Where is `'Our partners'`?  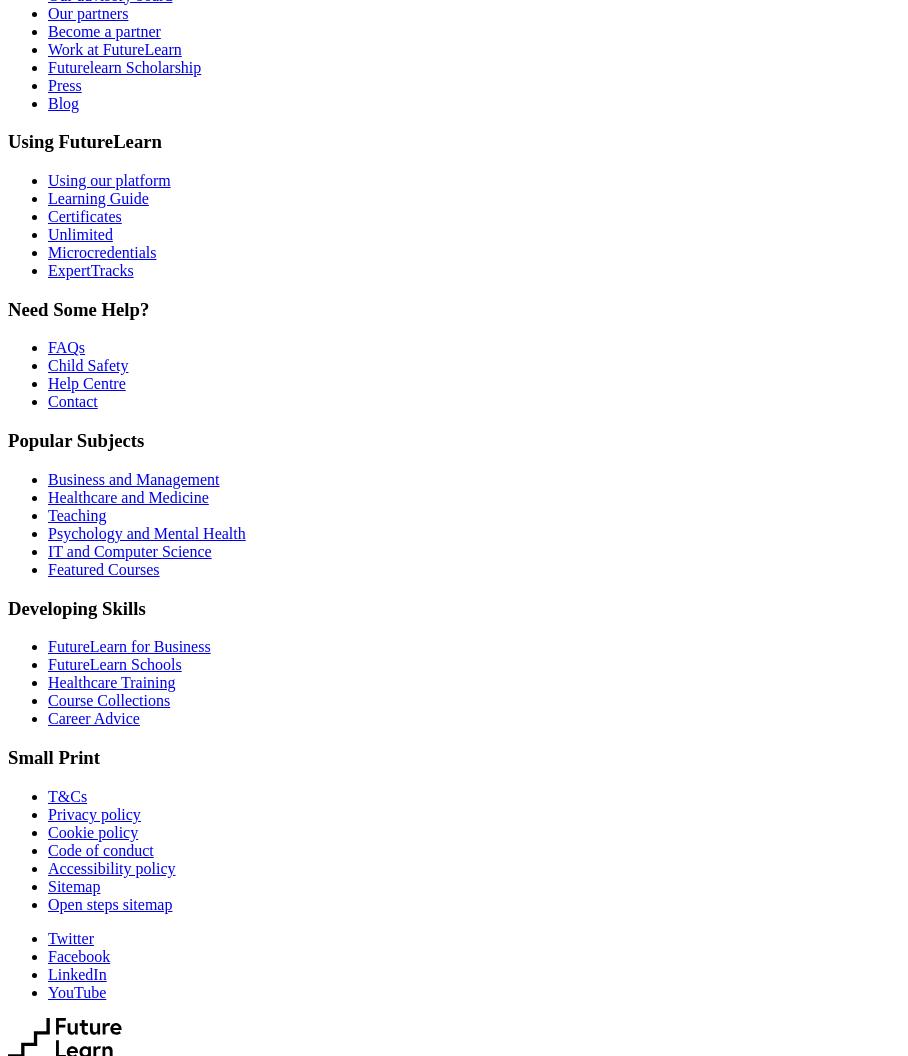 'Our partners' is located at coordinates (86, 12).